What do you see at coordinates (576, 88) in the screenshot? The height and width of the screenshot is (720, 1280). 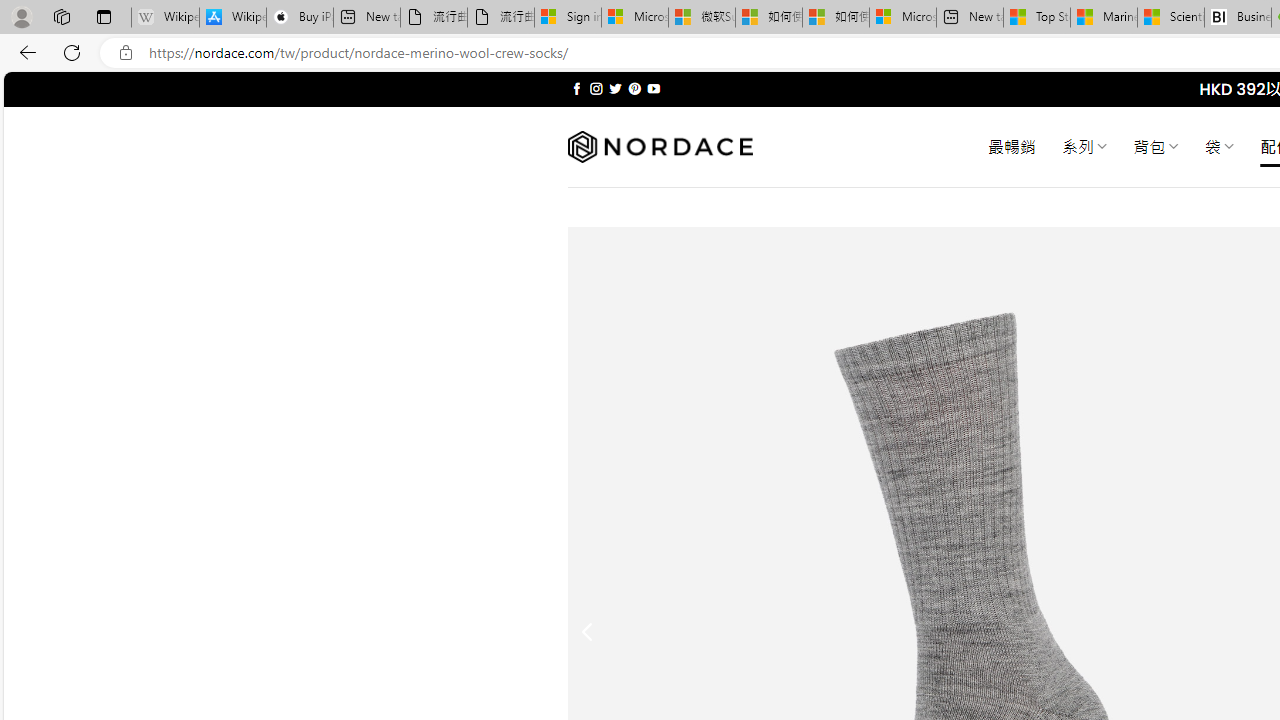 I see `'Follow on Facebook'` at bounding box center [576, 88].